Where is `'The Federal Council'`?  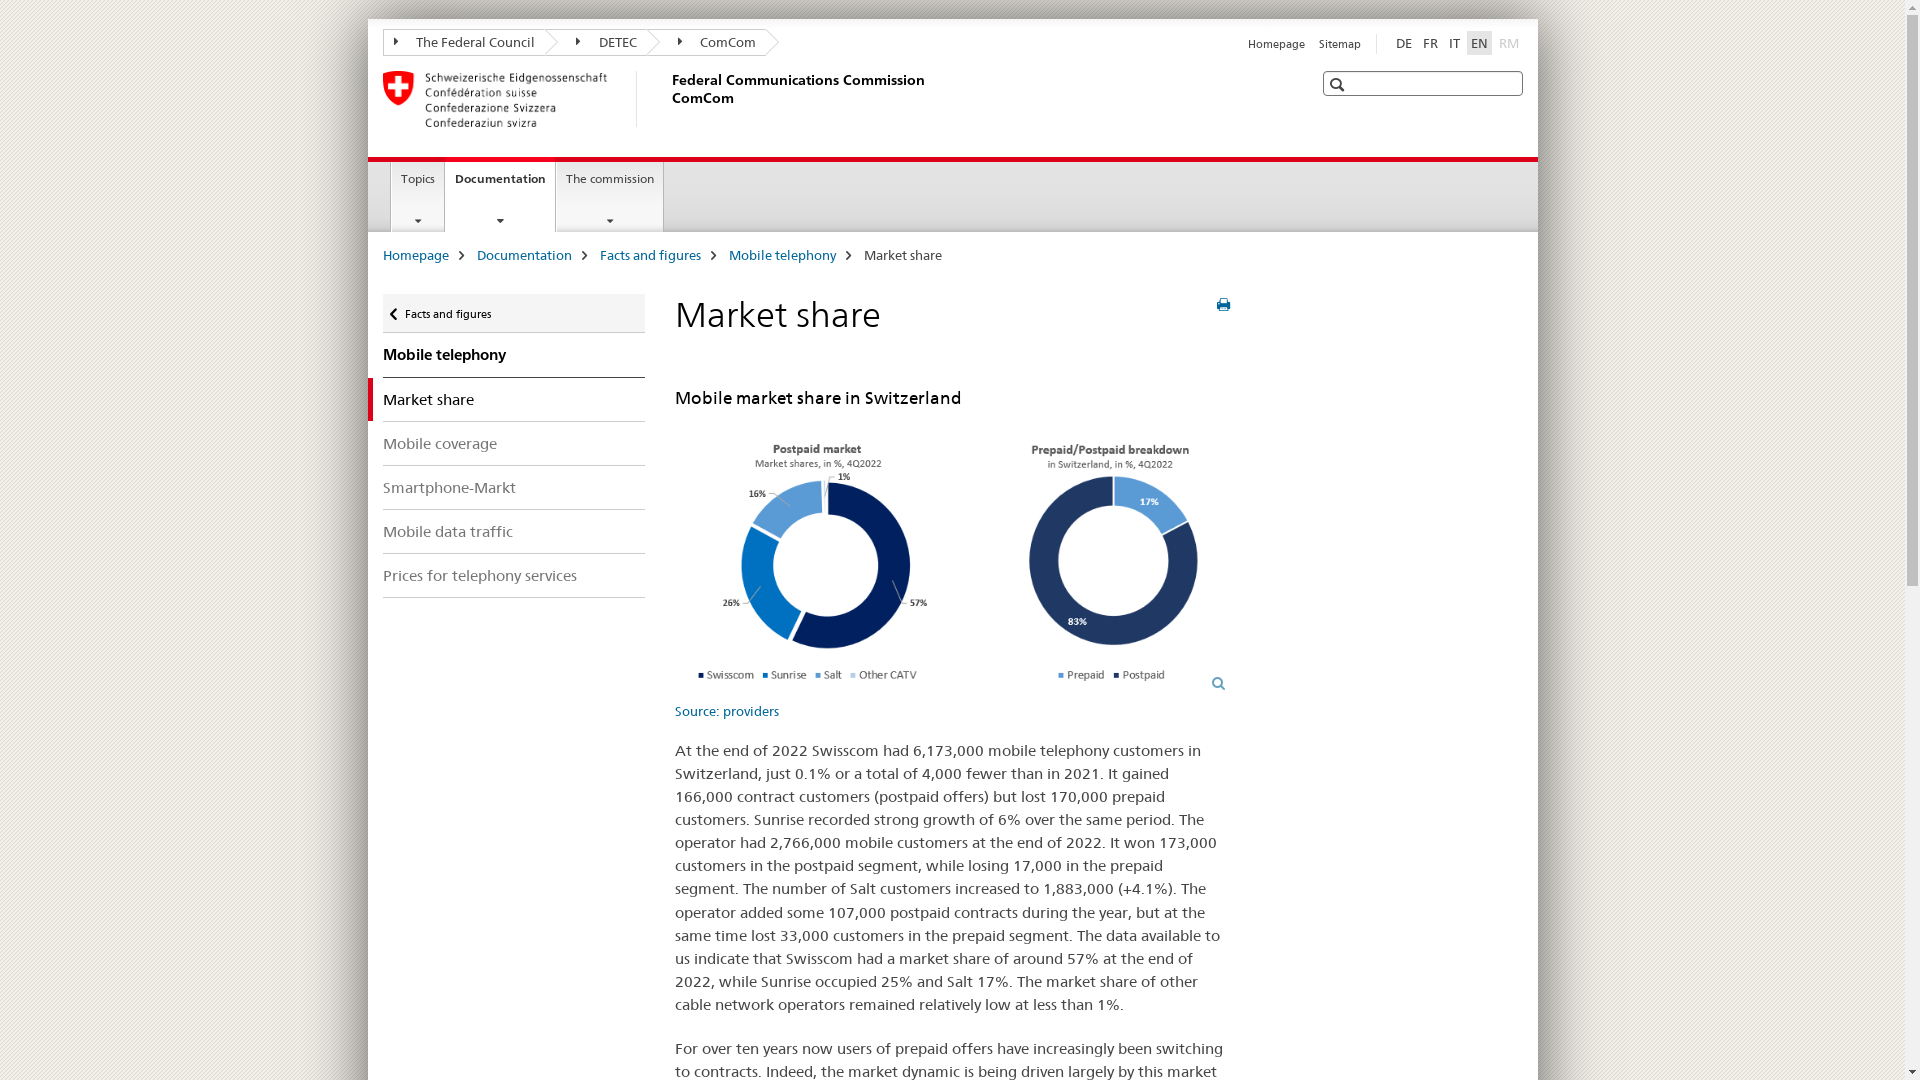 'The Federal Council' is located at coordinates (462, 42).